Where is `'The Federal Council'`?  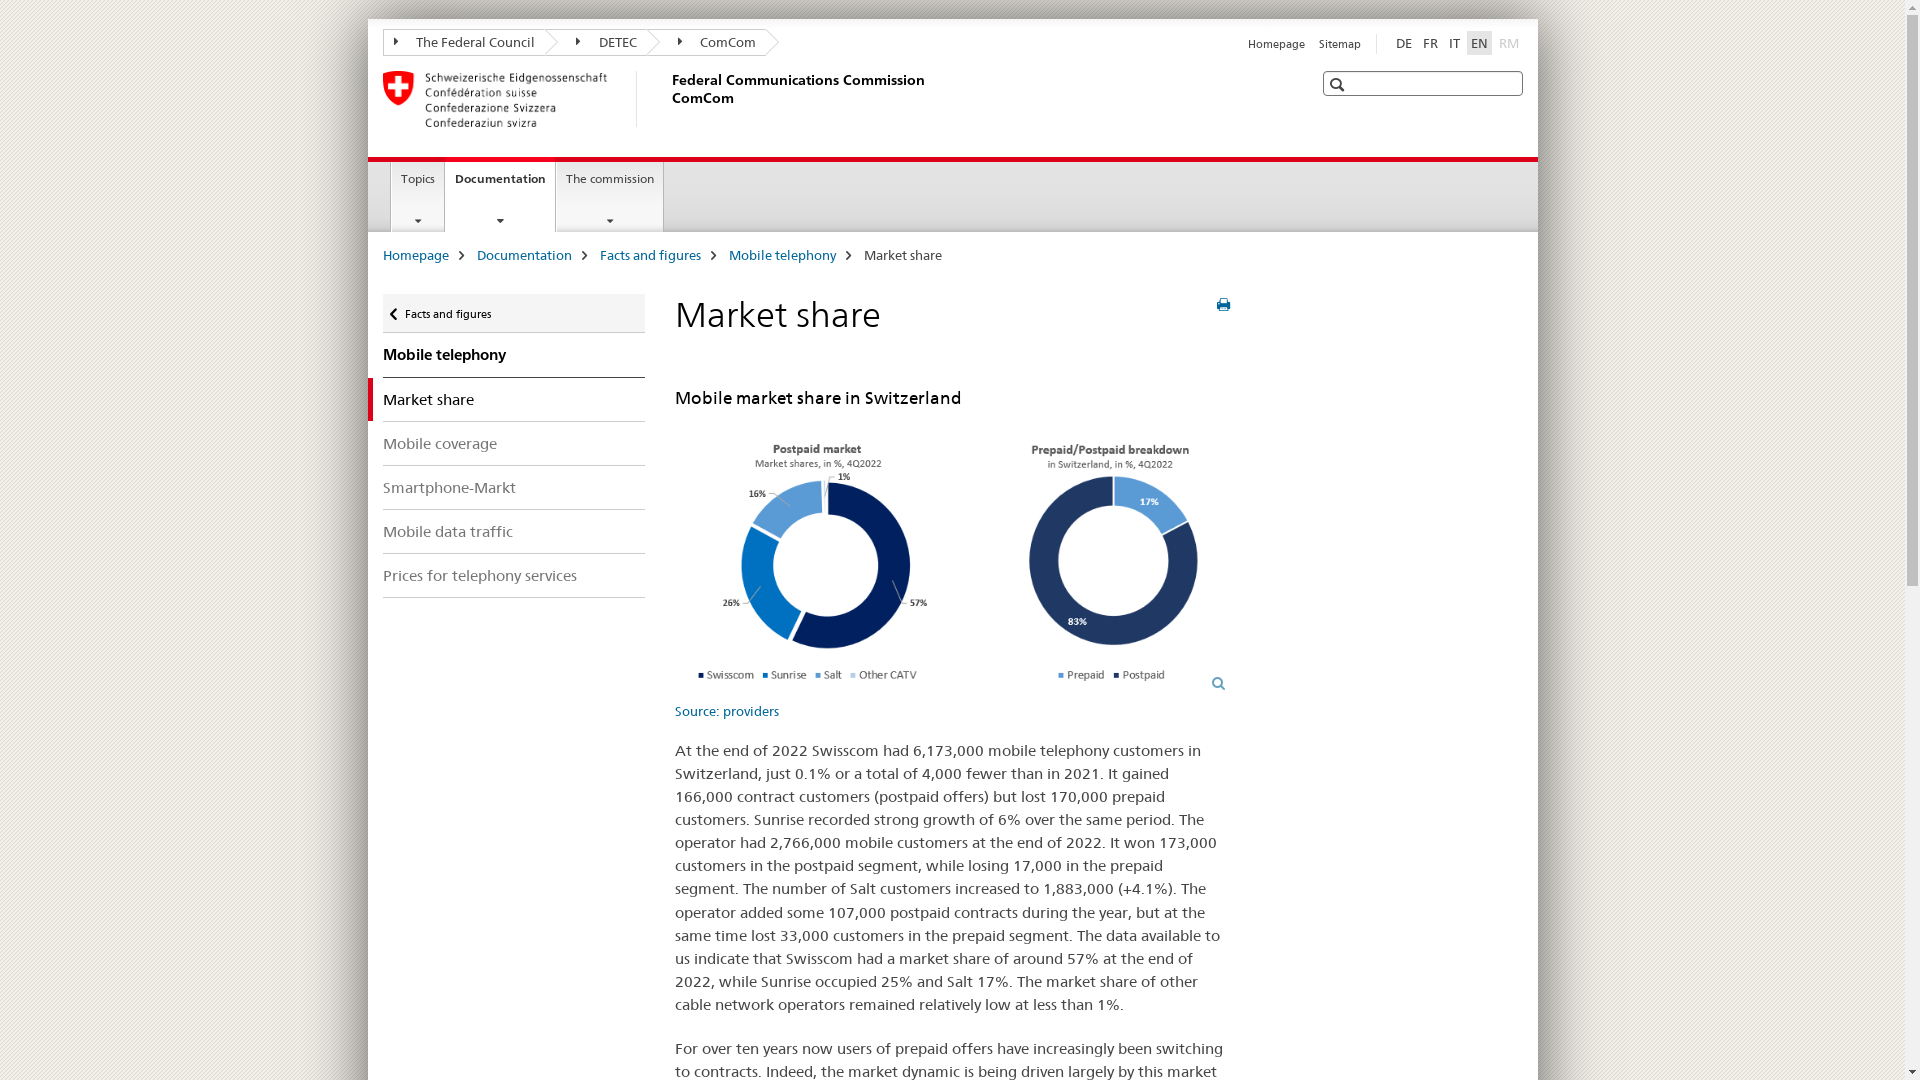 'The Federal Council' is located at coordinates (462, 42).